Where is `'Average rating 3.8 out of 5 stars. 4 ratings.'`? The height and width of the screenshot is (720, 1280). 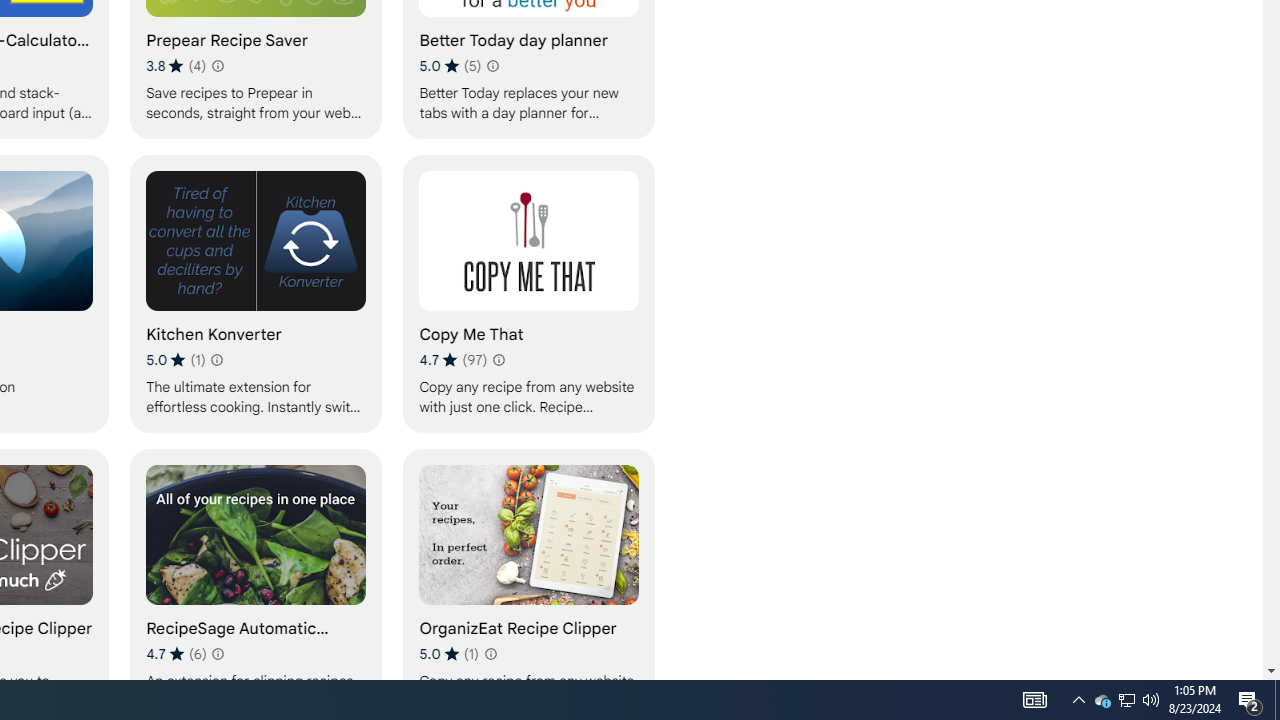
'Average rating 3.8 out of 5 stars. 4 ratings.' is located at coordinates (176, 65).